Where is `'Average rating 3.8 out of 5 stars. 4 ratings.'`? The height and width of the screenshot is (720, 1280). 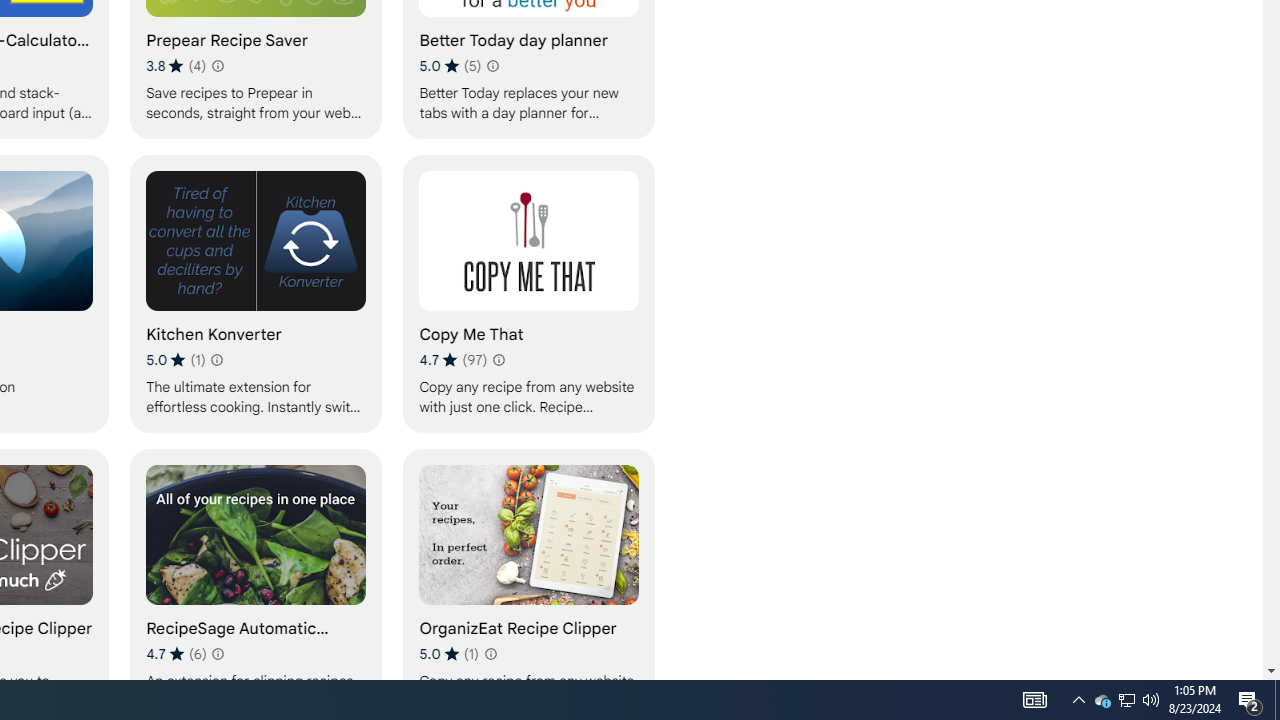
'Average rating 3.8 out of 5 stars. 4 ratings.' is located at coordinates (176, 65).